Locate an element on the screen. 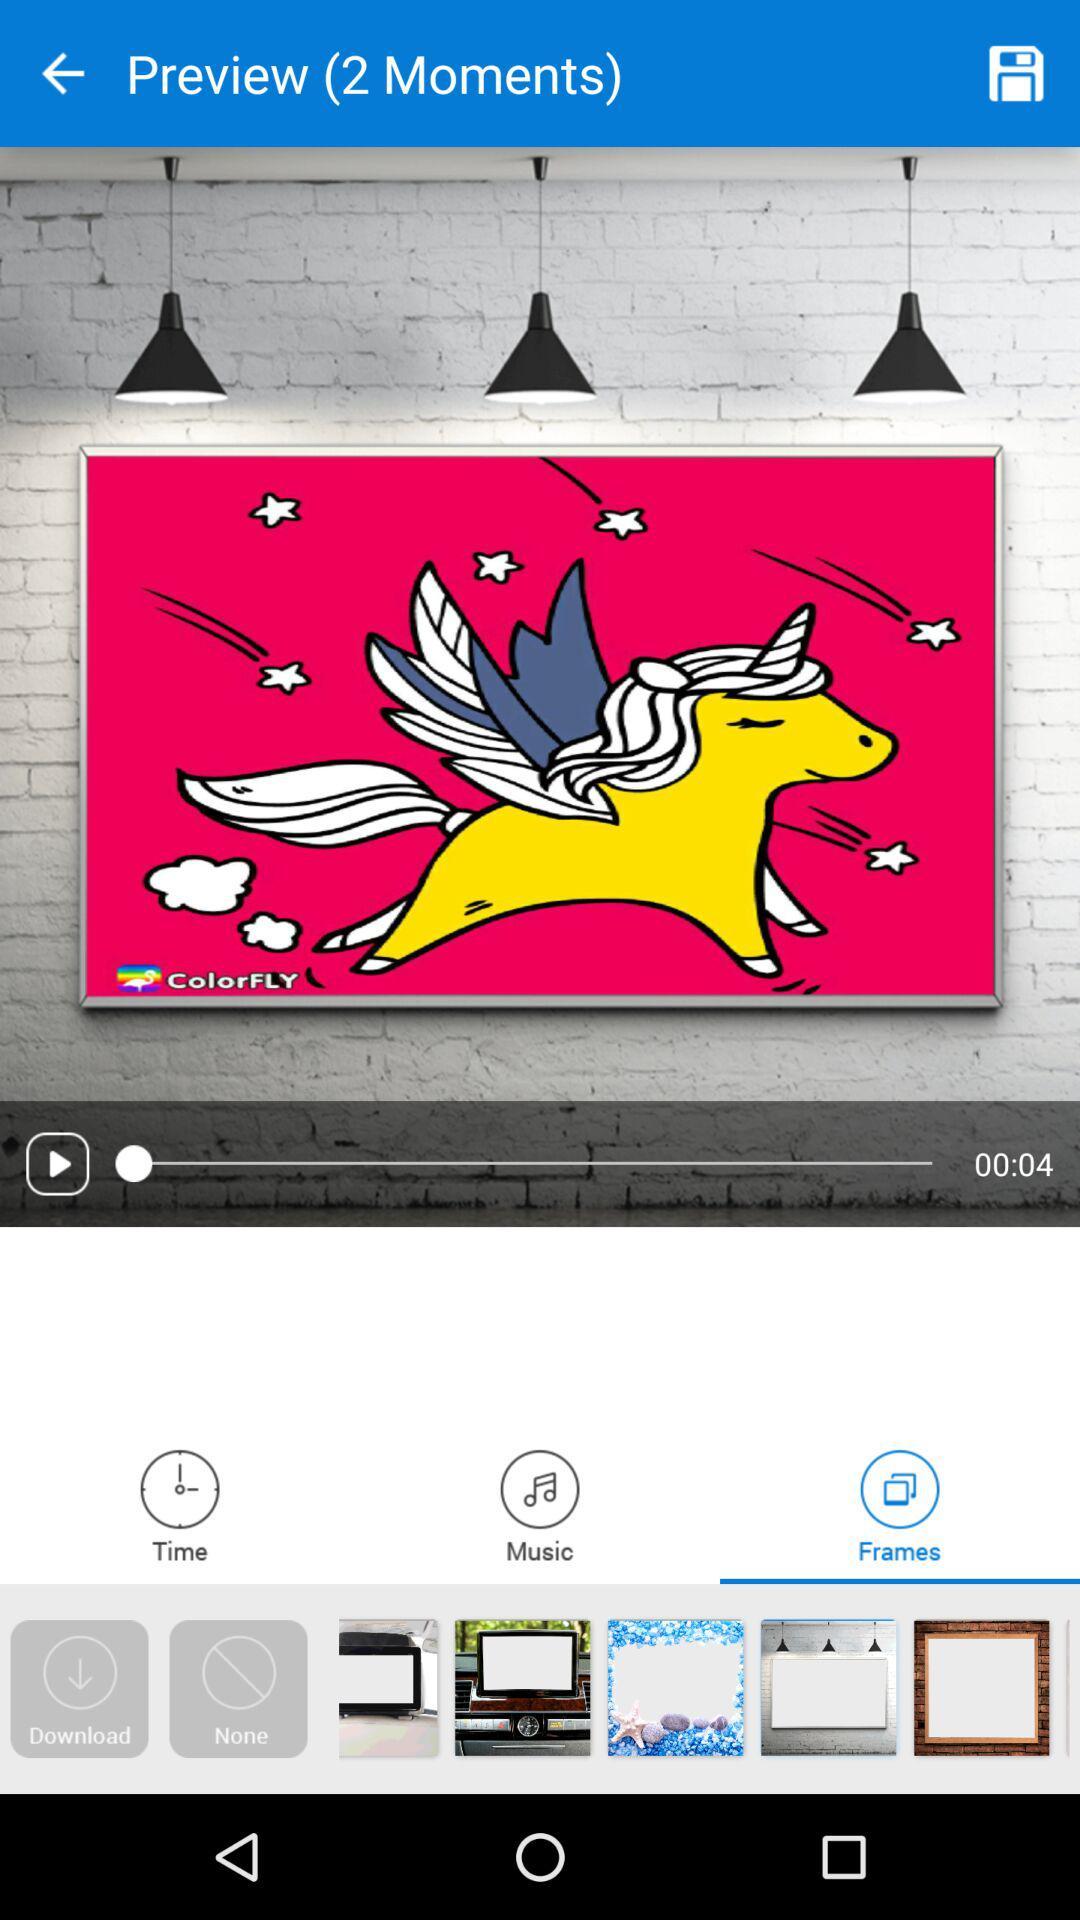 This screenshot has width=1080, height=1920. save is located at coordinates (1017, 73).